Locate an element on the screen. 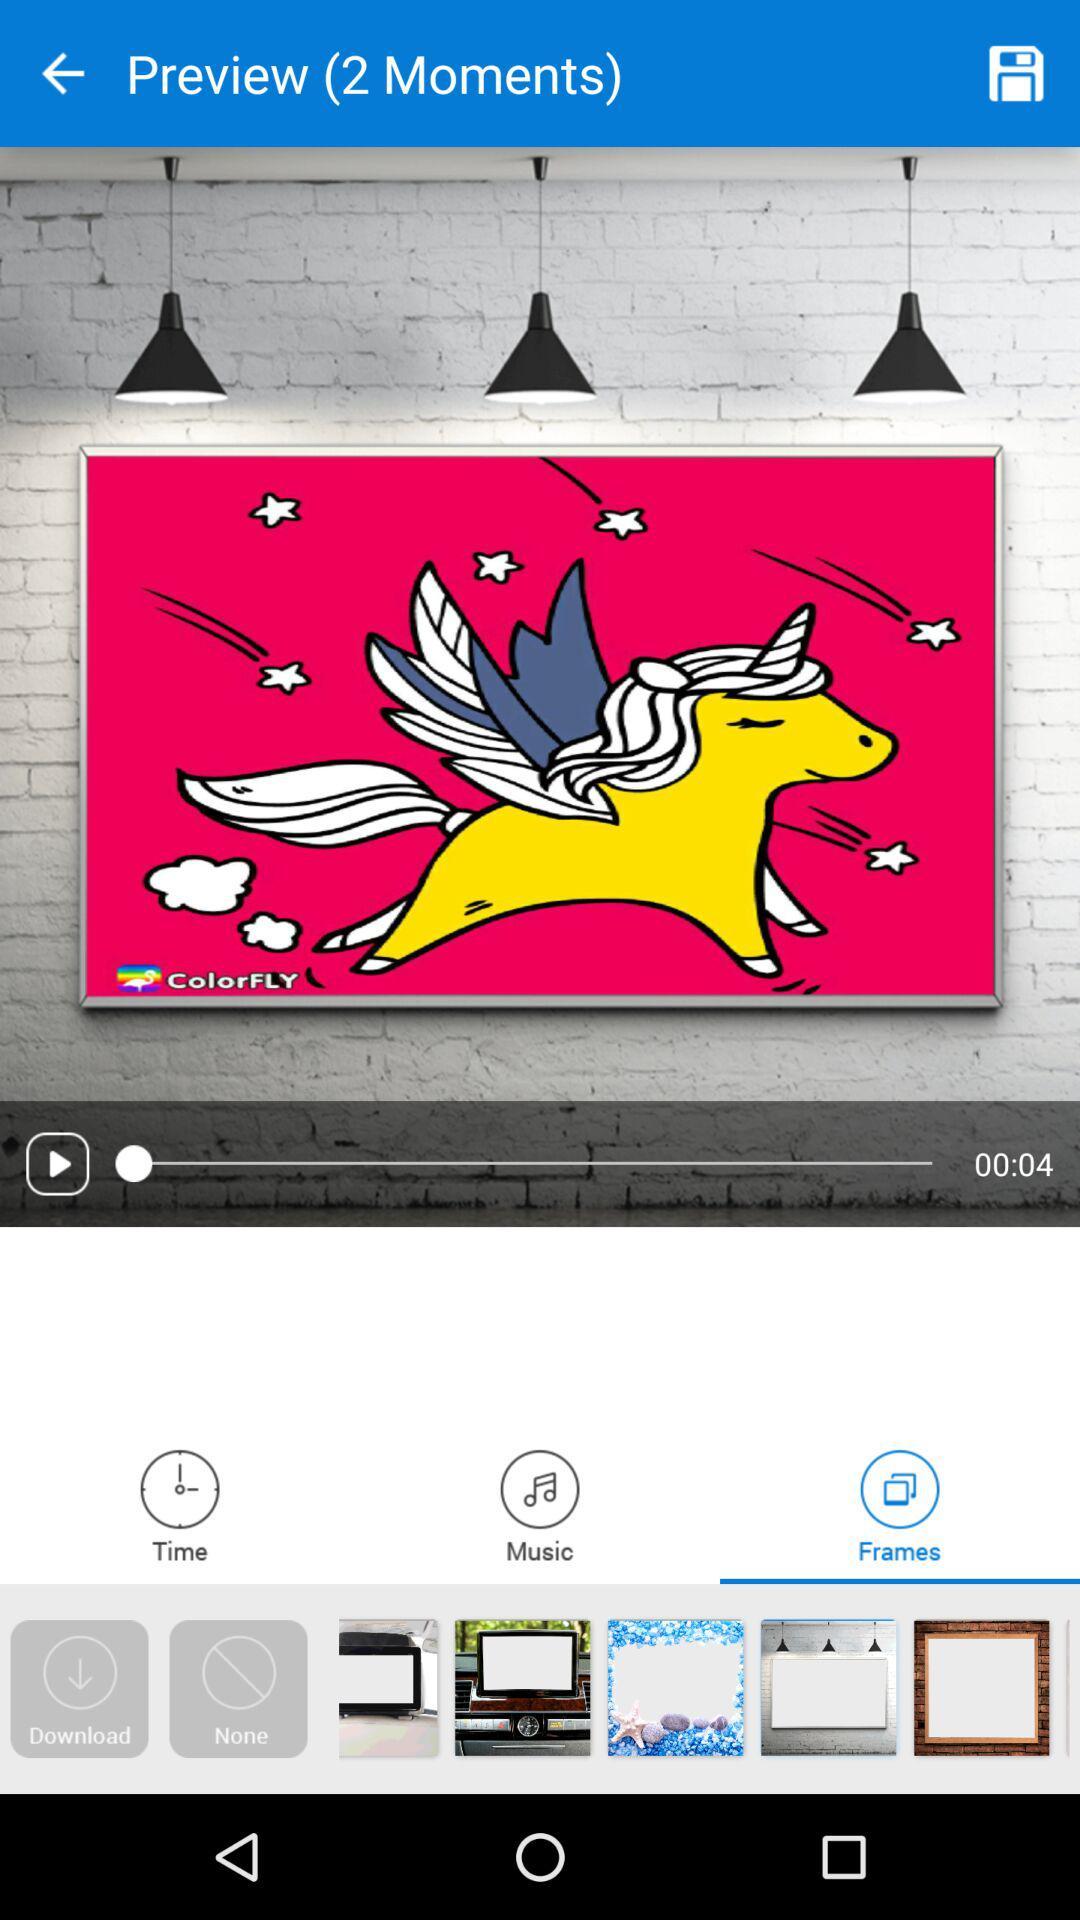 This screenshot has width=1080, height=1920. save is located at coordinates (1017, 73).